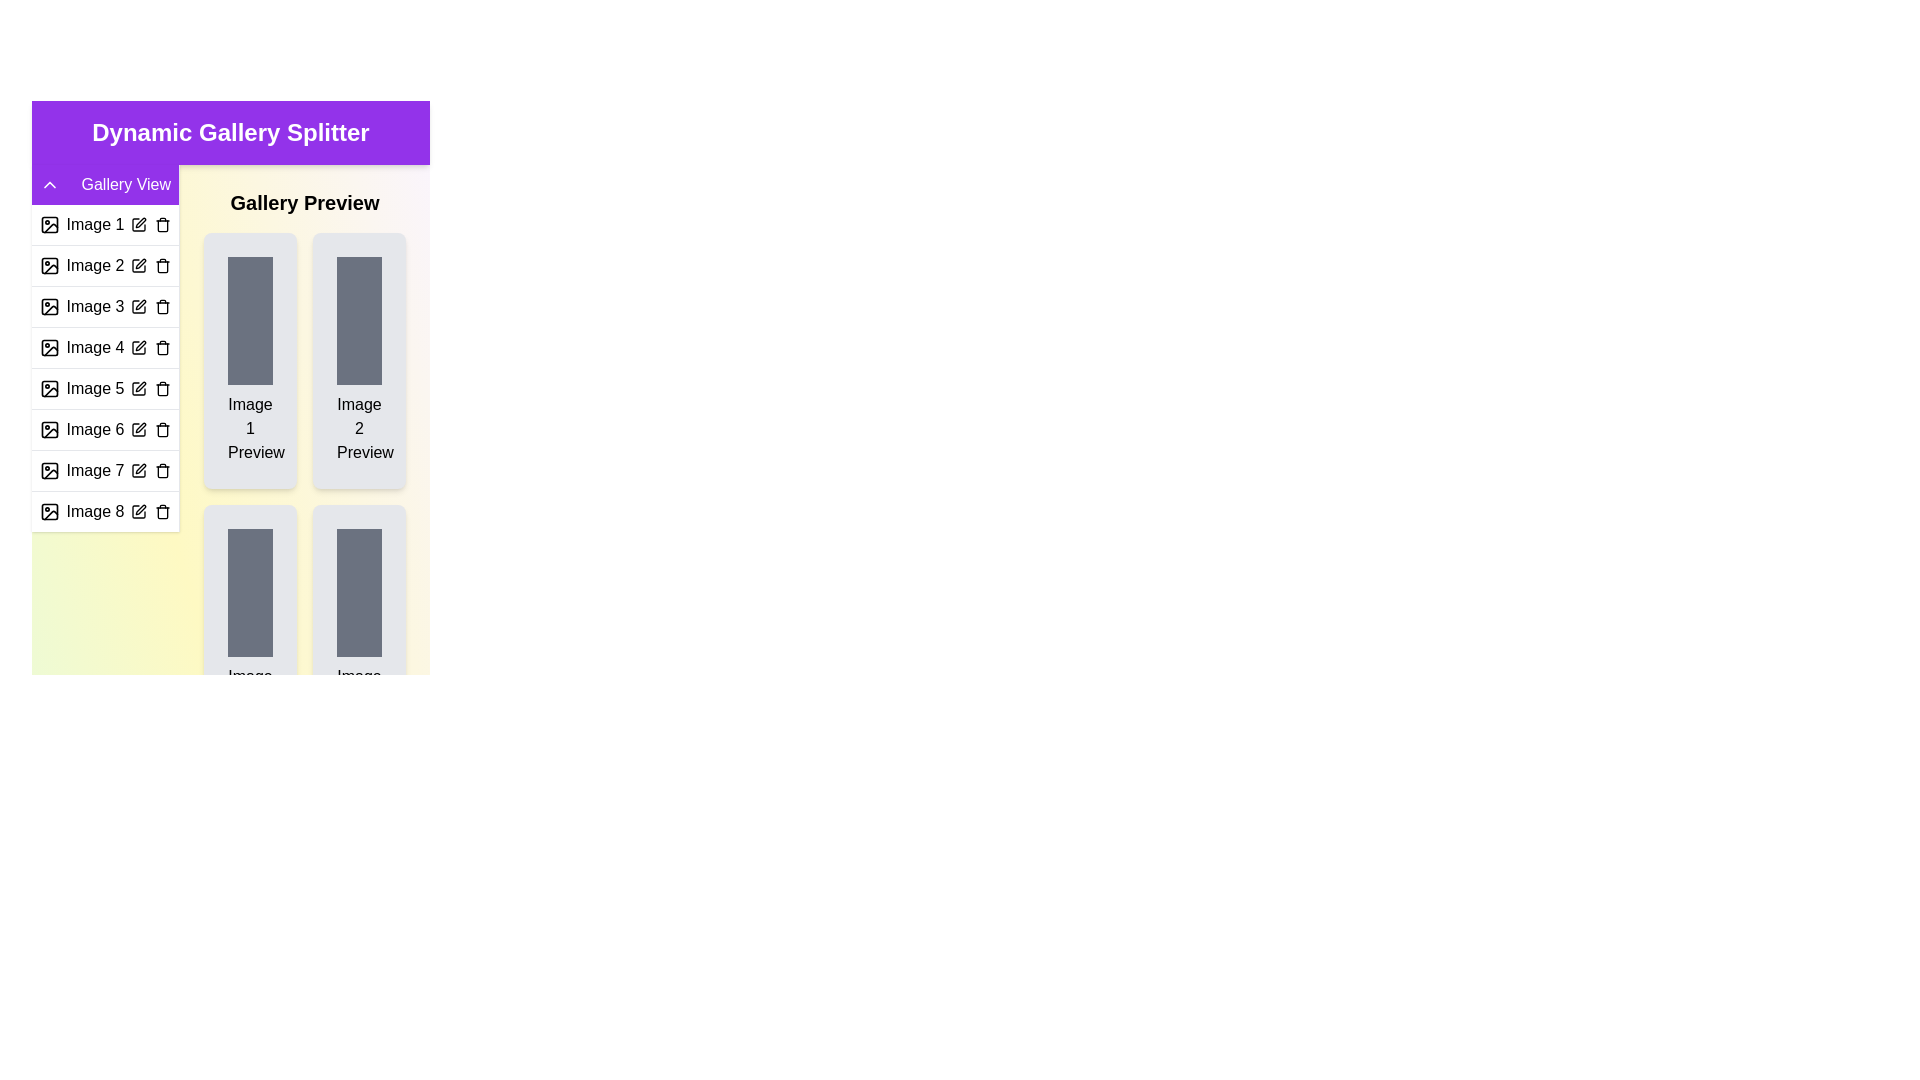  Describe the element at coordinates (94, 307) in the screenshot. I see `the text label in the 'Gallery View' panel that identifies the third image, positioned between 'Image 2' and 'Image 4'` at that location.